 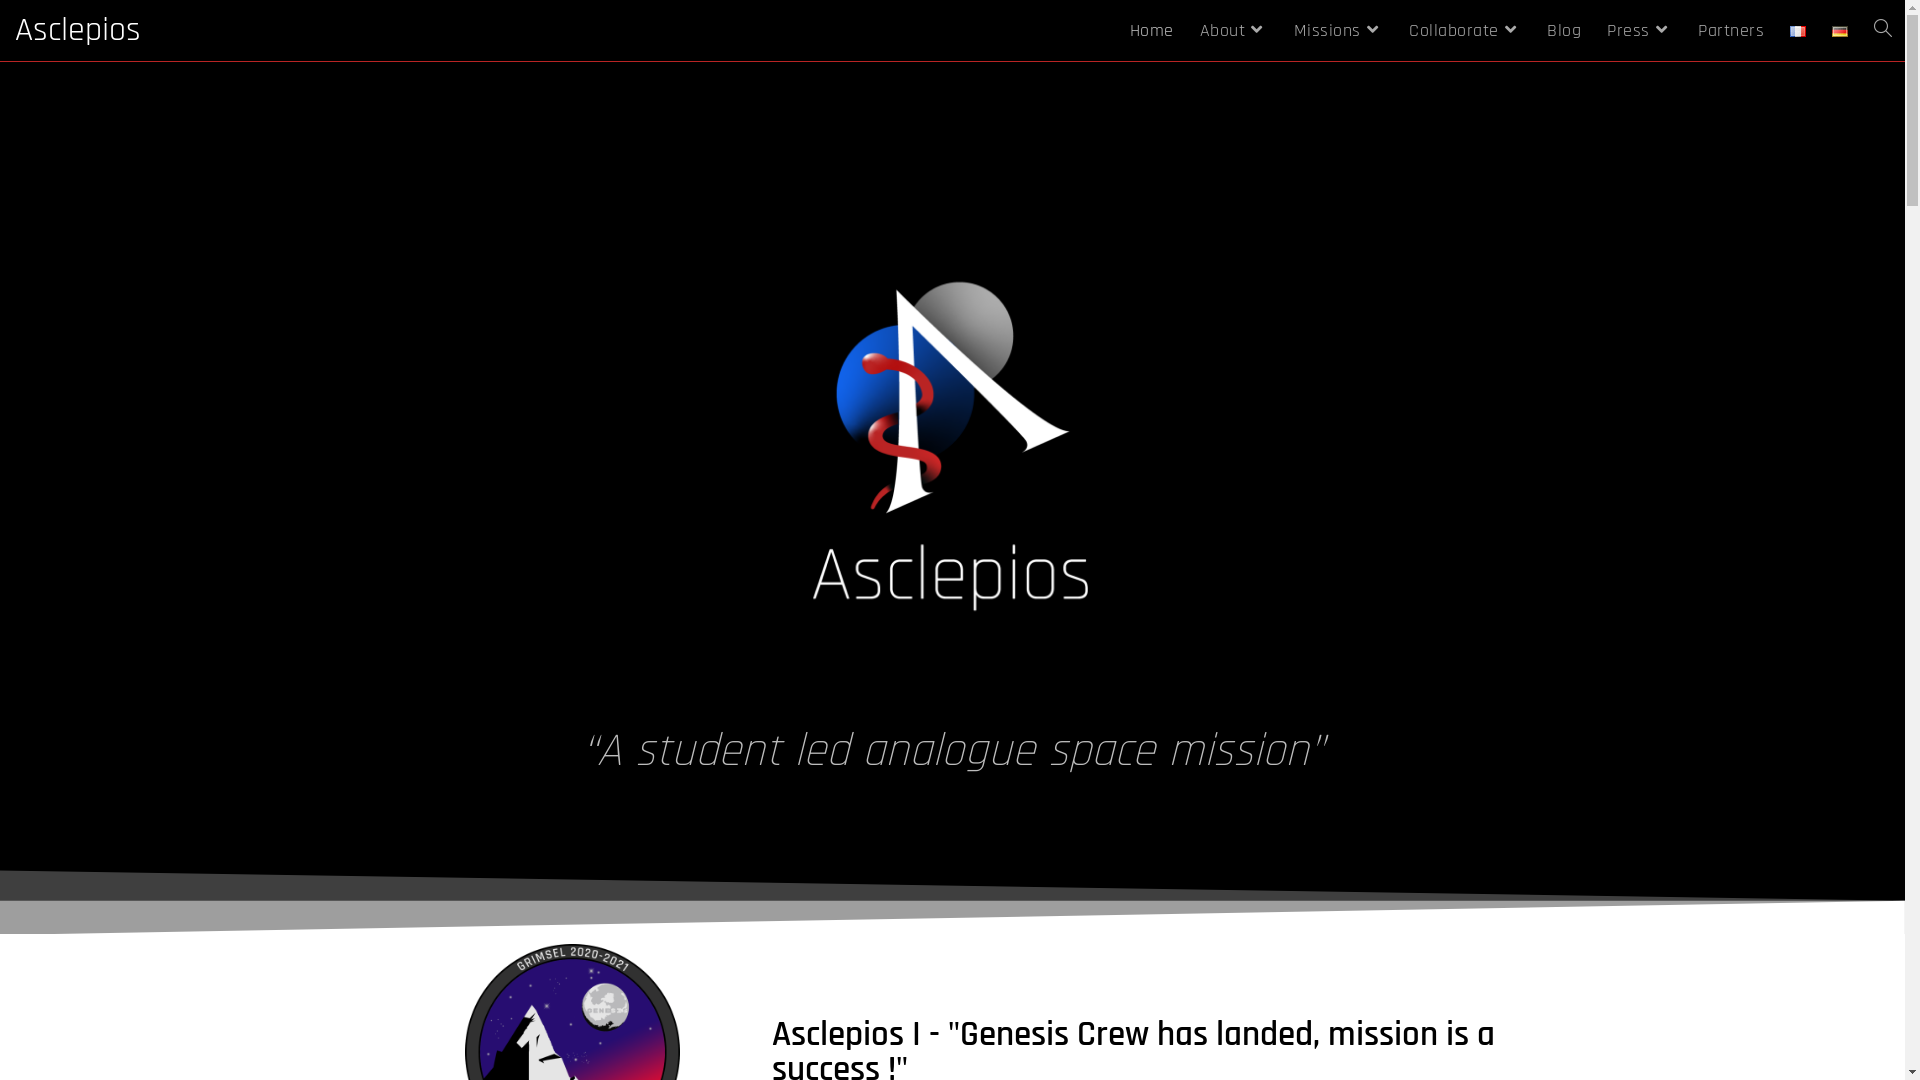 I want to click on 'Press', so click(x=1639, y=30).